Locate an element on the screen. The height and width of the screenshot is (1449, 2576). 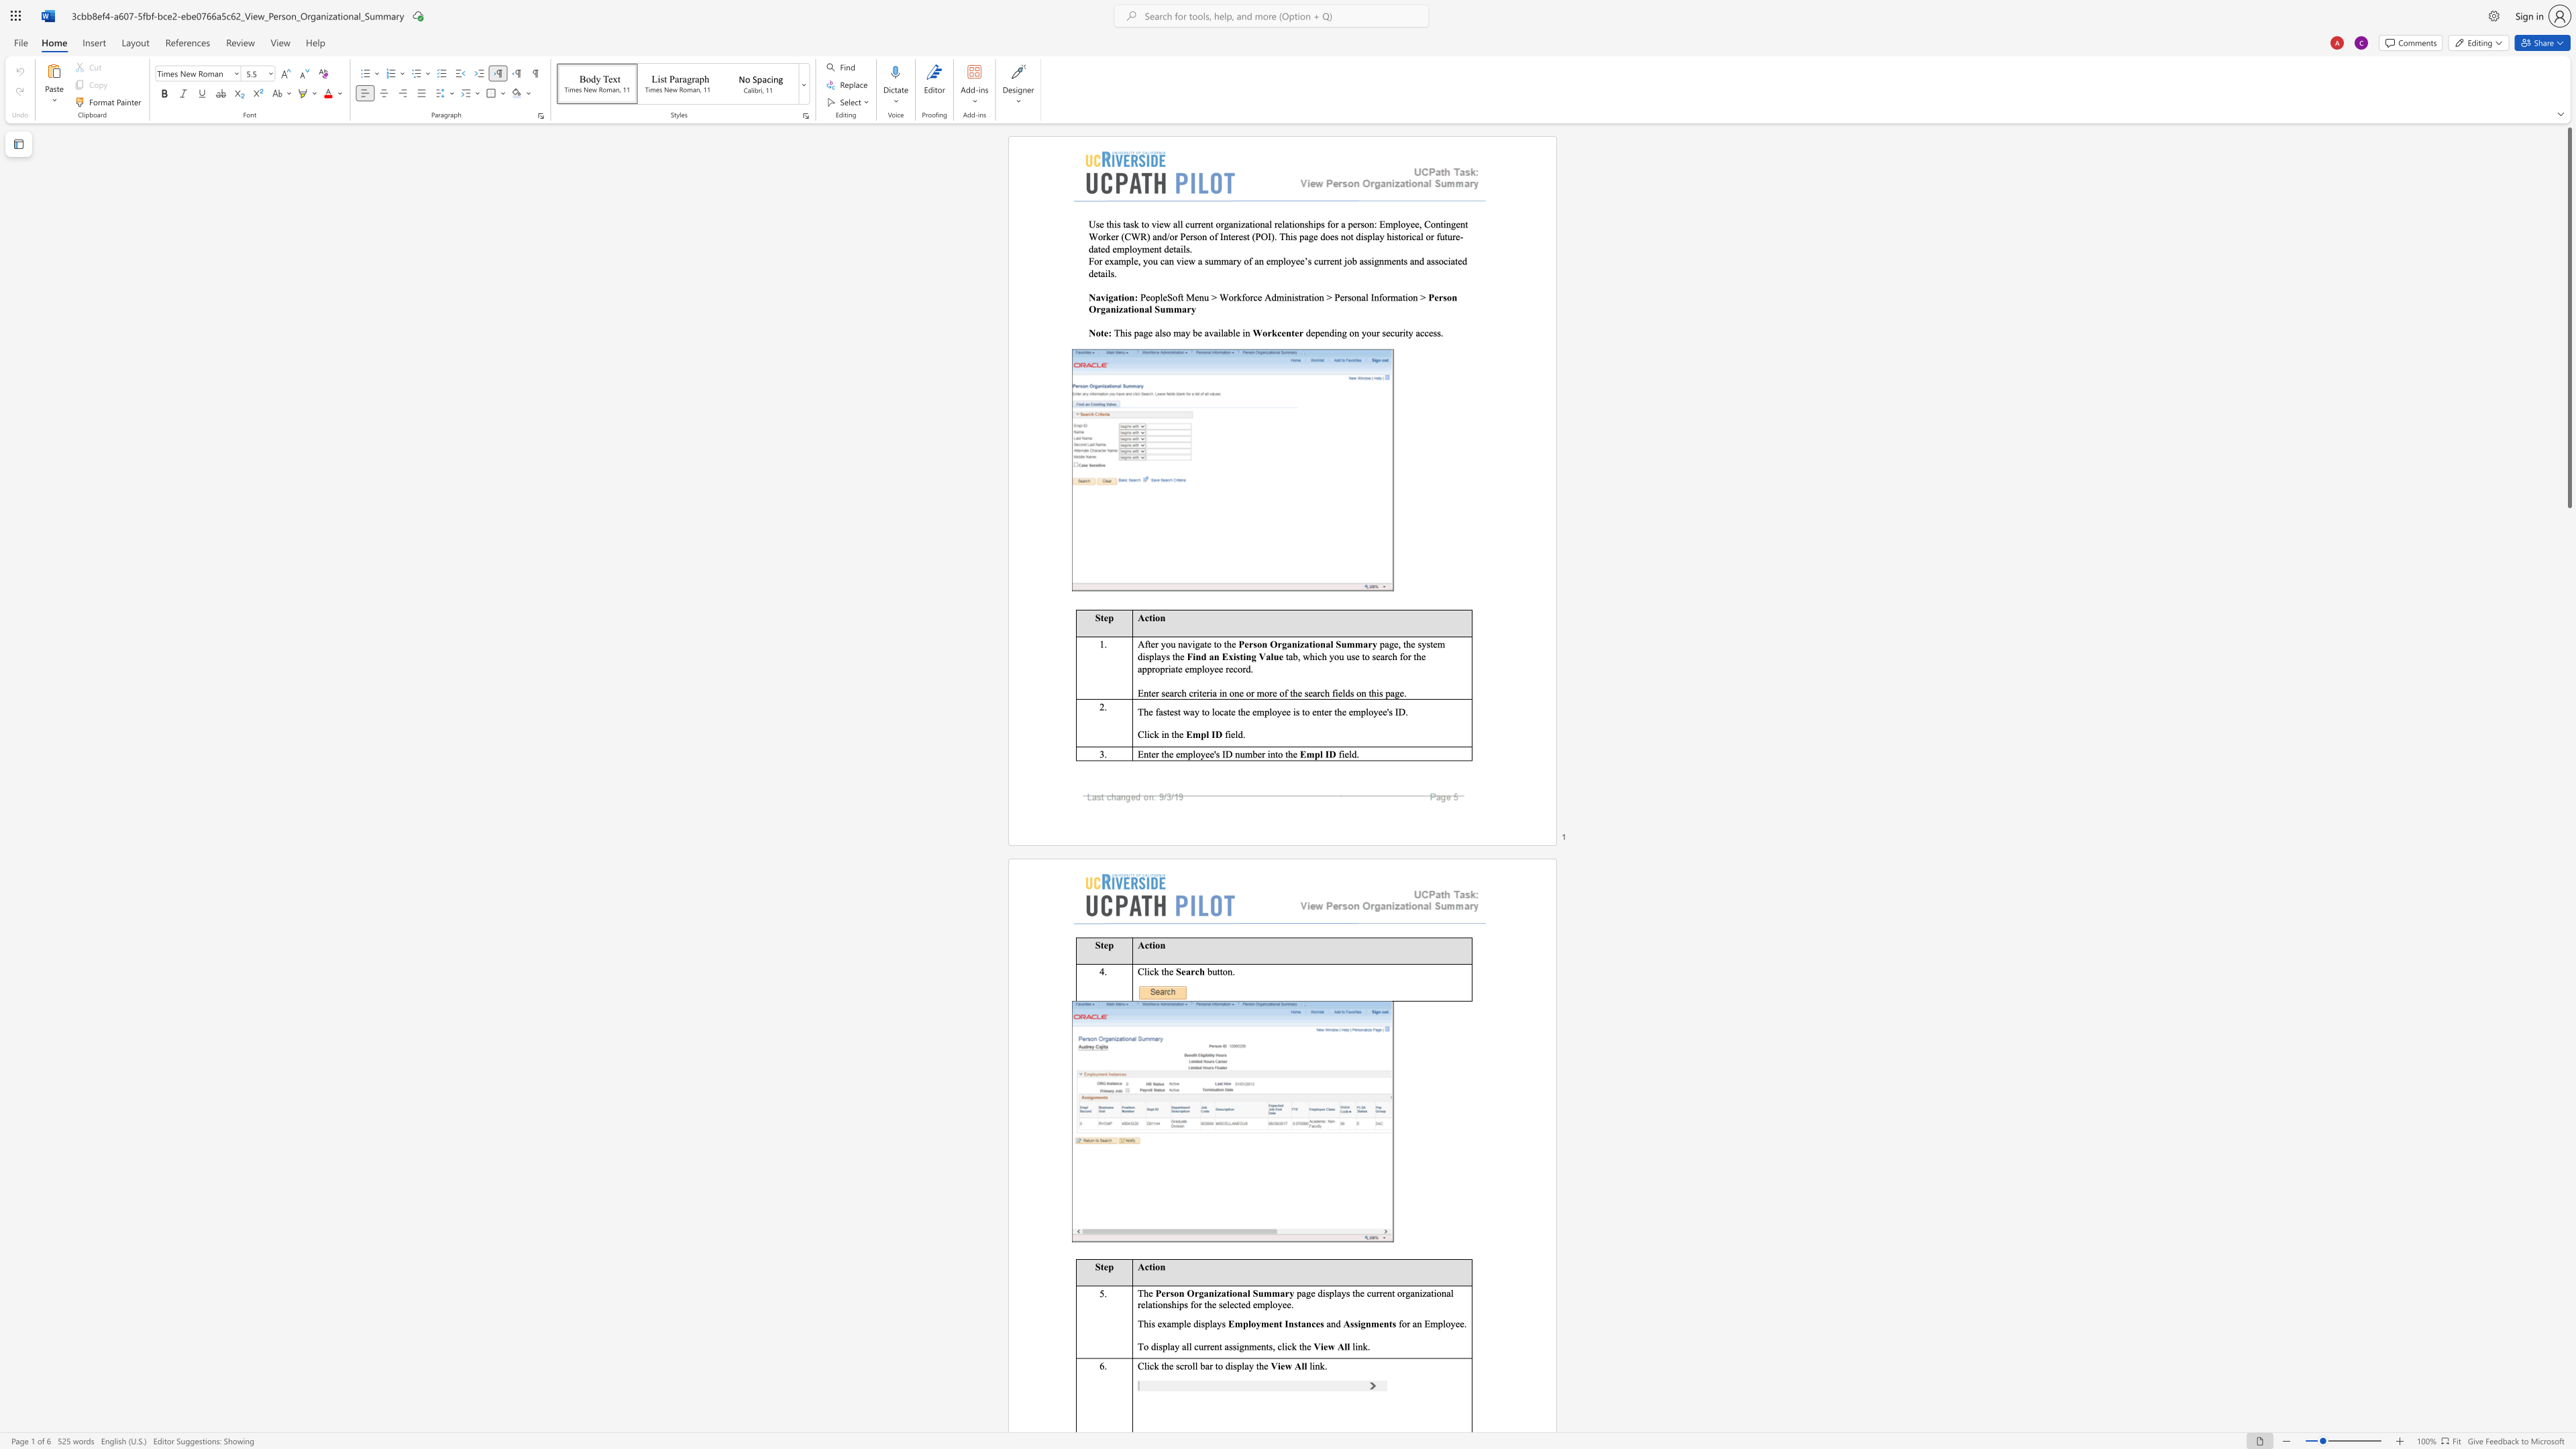
the subset text "onal Sum" within the text "Person Organizational Summary" is located at coordinates (1133, 308).